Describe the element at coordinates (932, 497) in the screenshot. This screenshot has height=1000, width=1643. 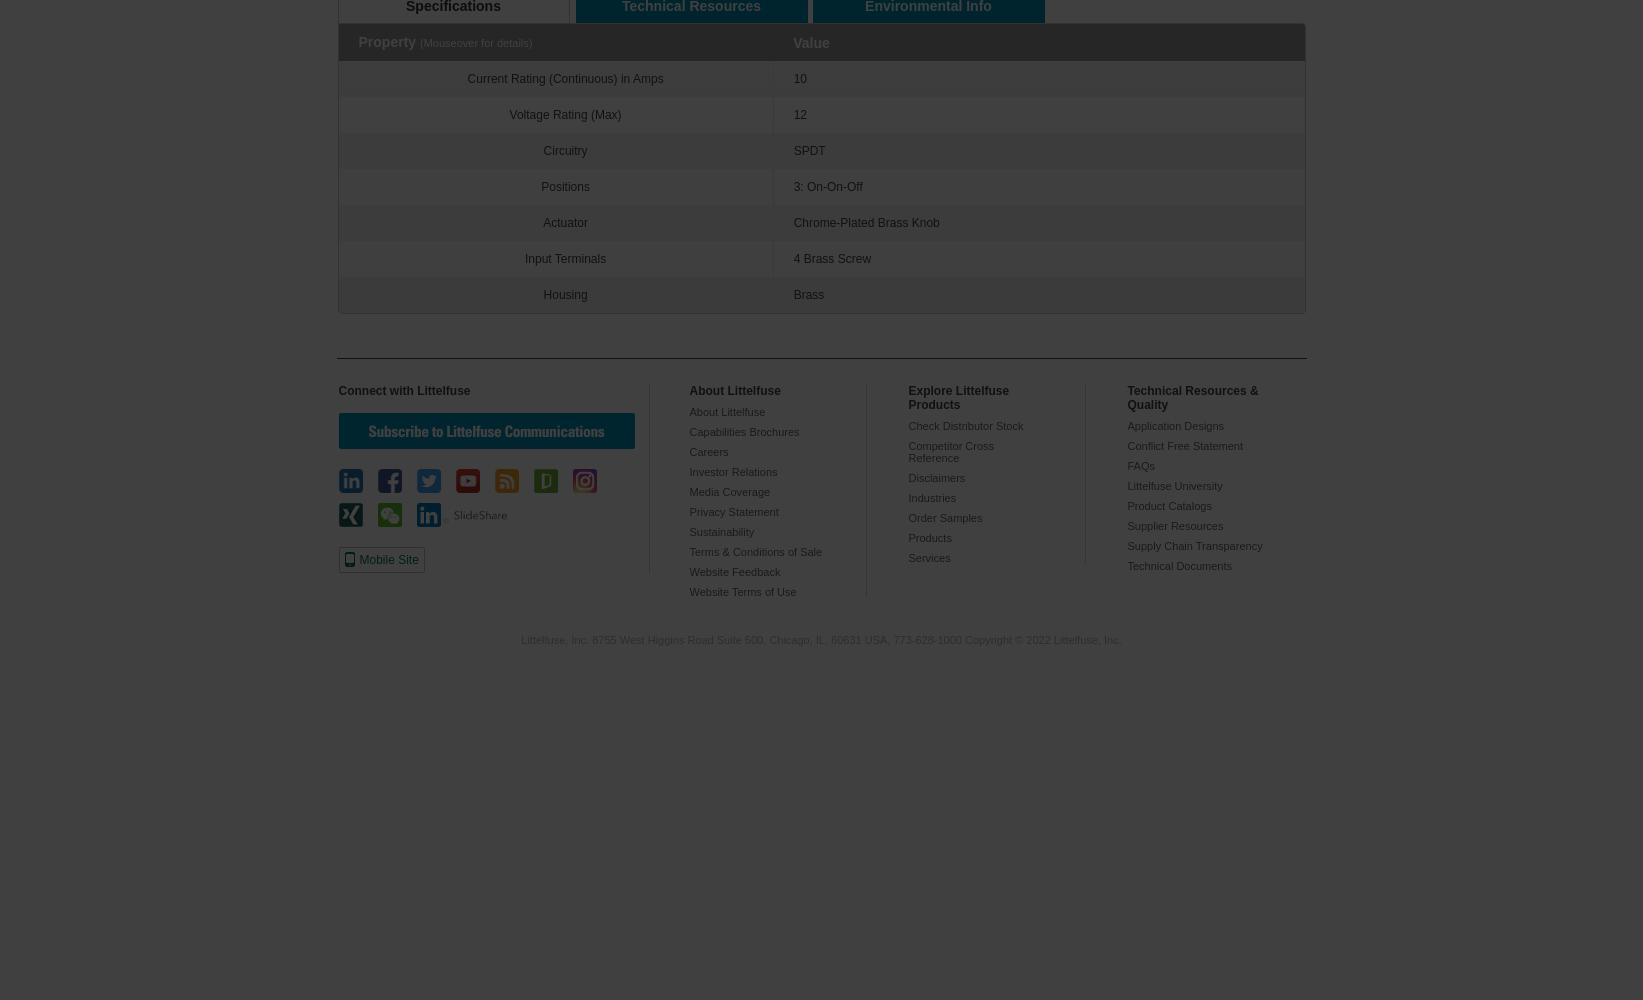
I see `'Industries'` at that location.